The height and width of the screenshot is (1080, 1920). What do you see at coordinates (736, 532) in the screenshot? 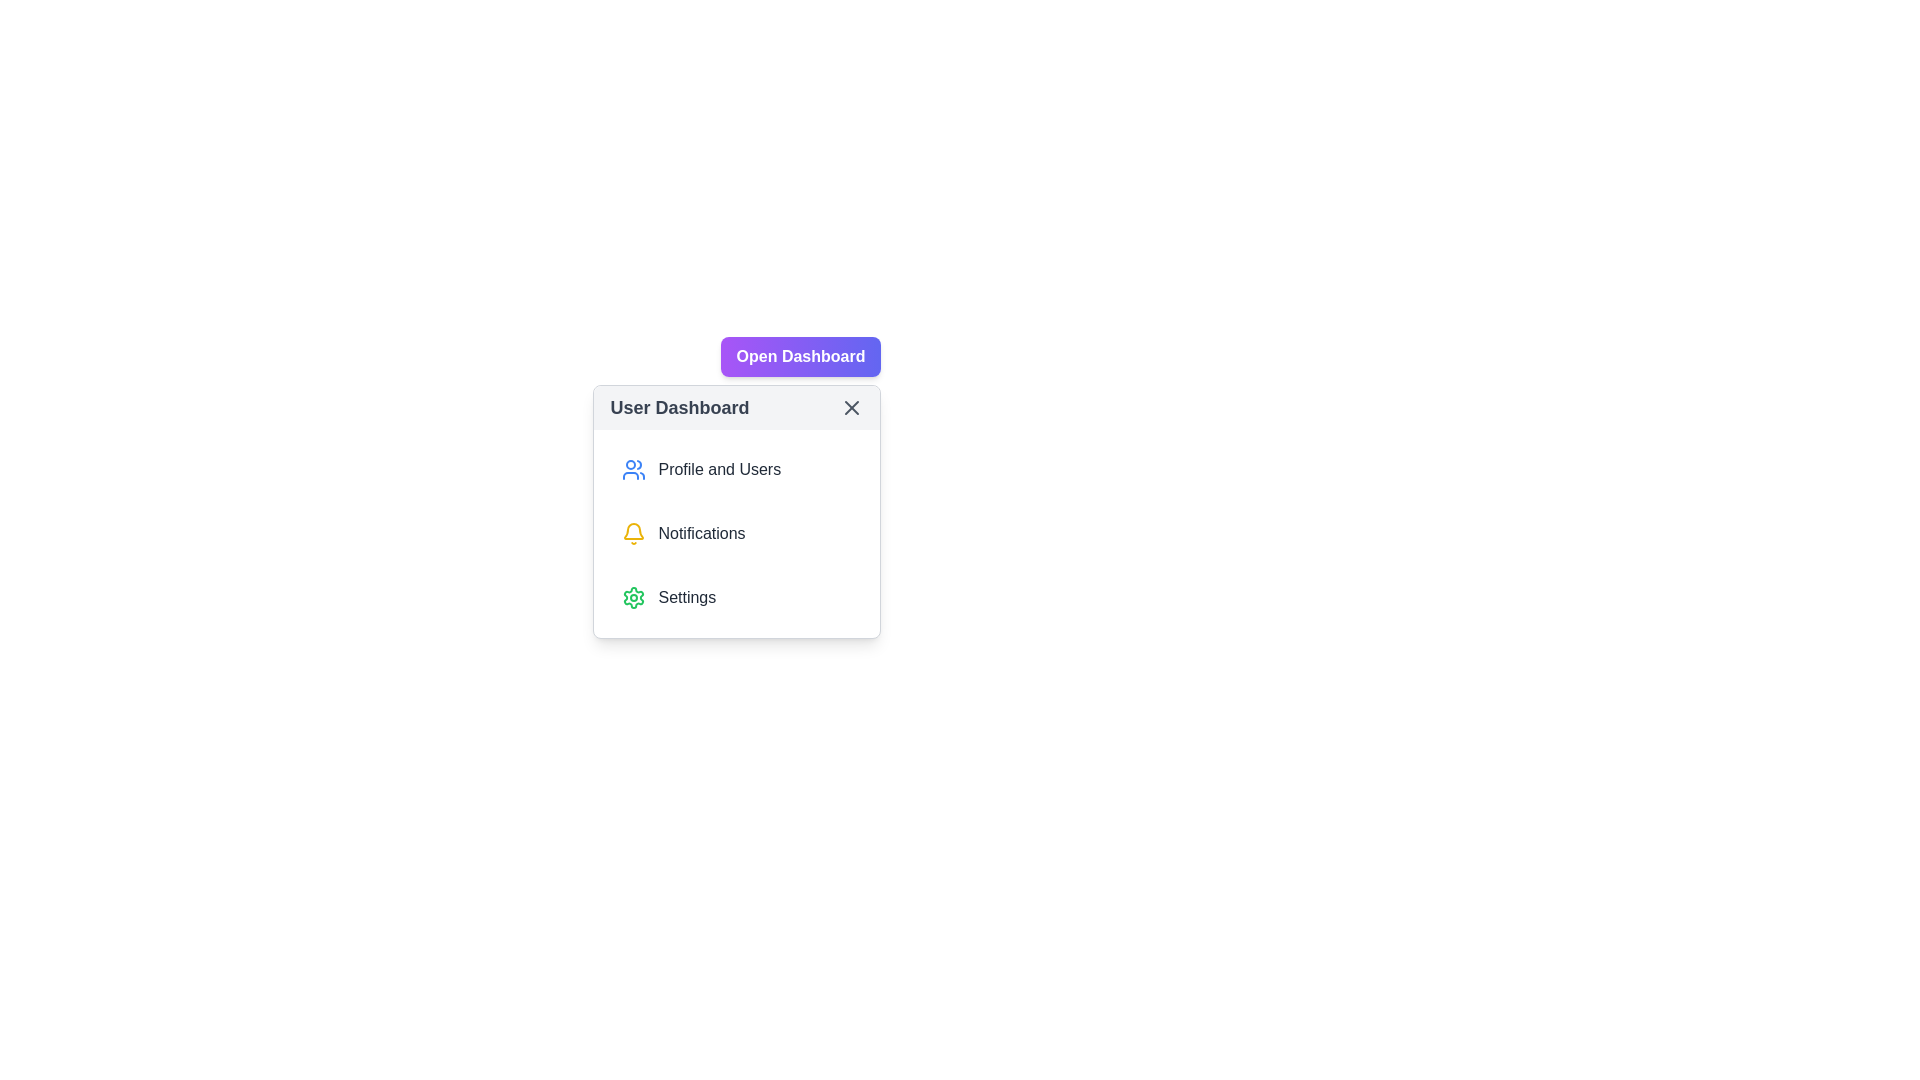
I see `the 'Notifications' menu item` at bounding box center [736, 532].